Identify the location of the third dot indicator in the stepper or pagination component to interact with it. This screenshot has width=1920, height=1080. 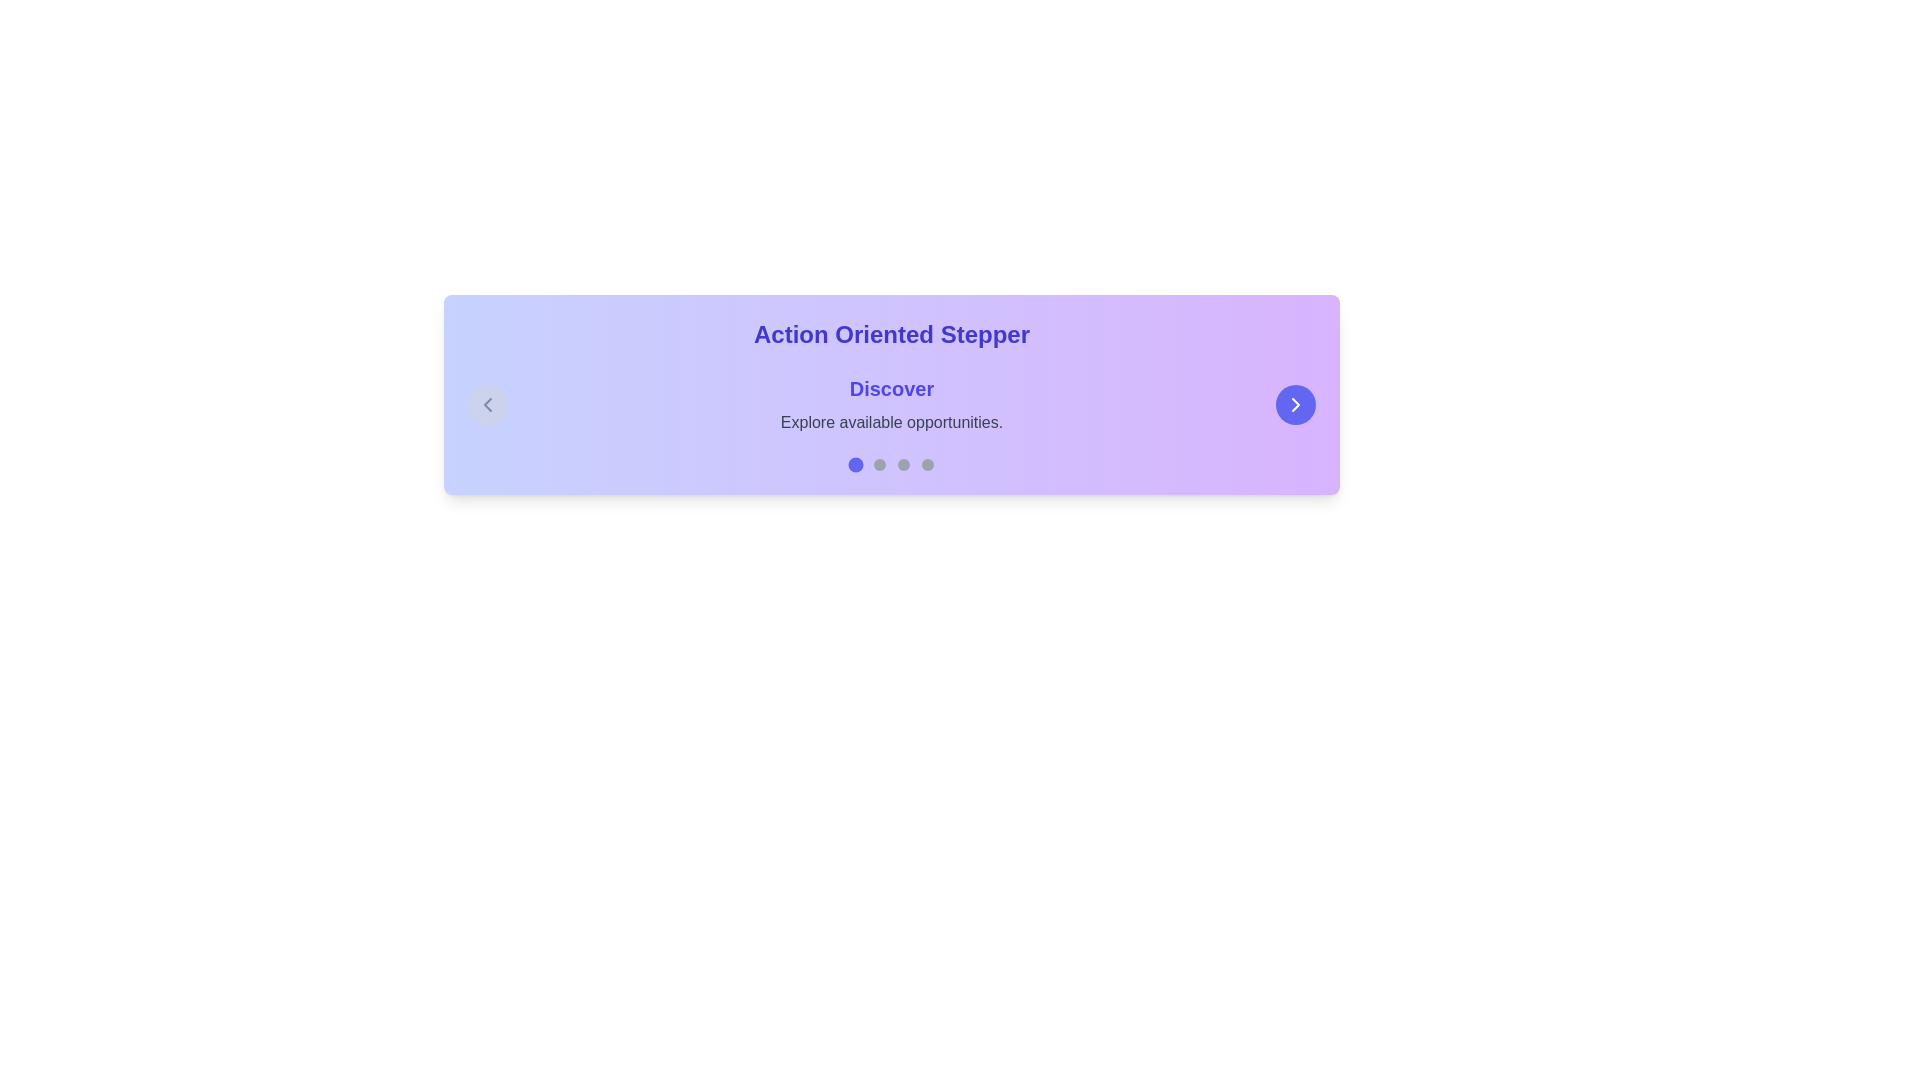
(902, 465).